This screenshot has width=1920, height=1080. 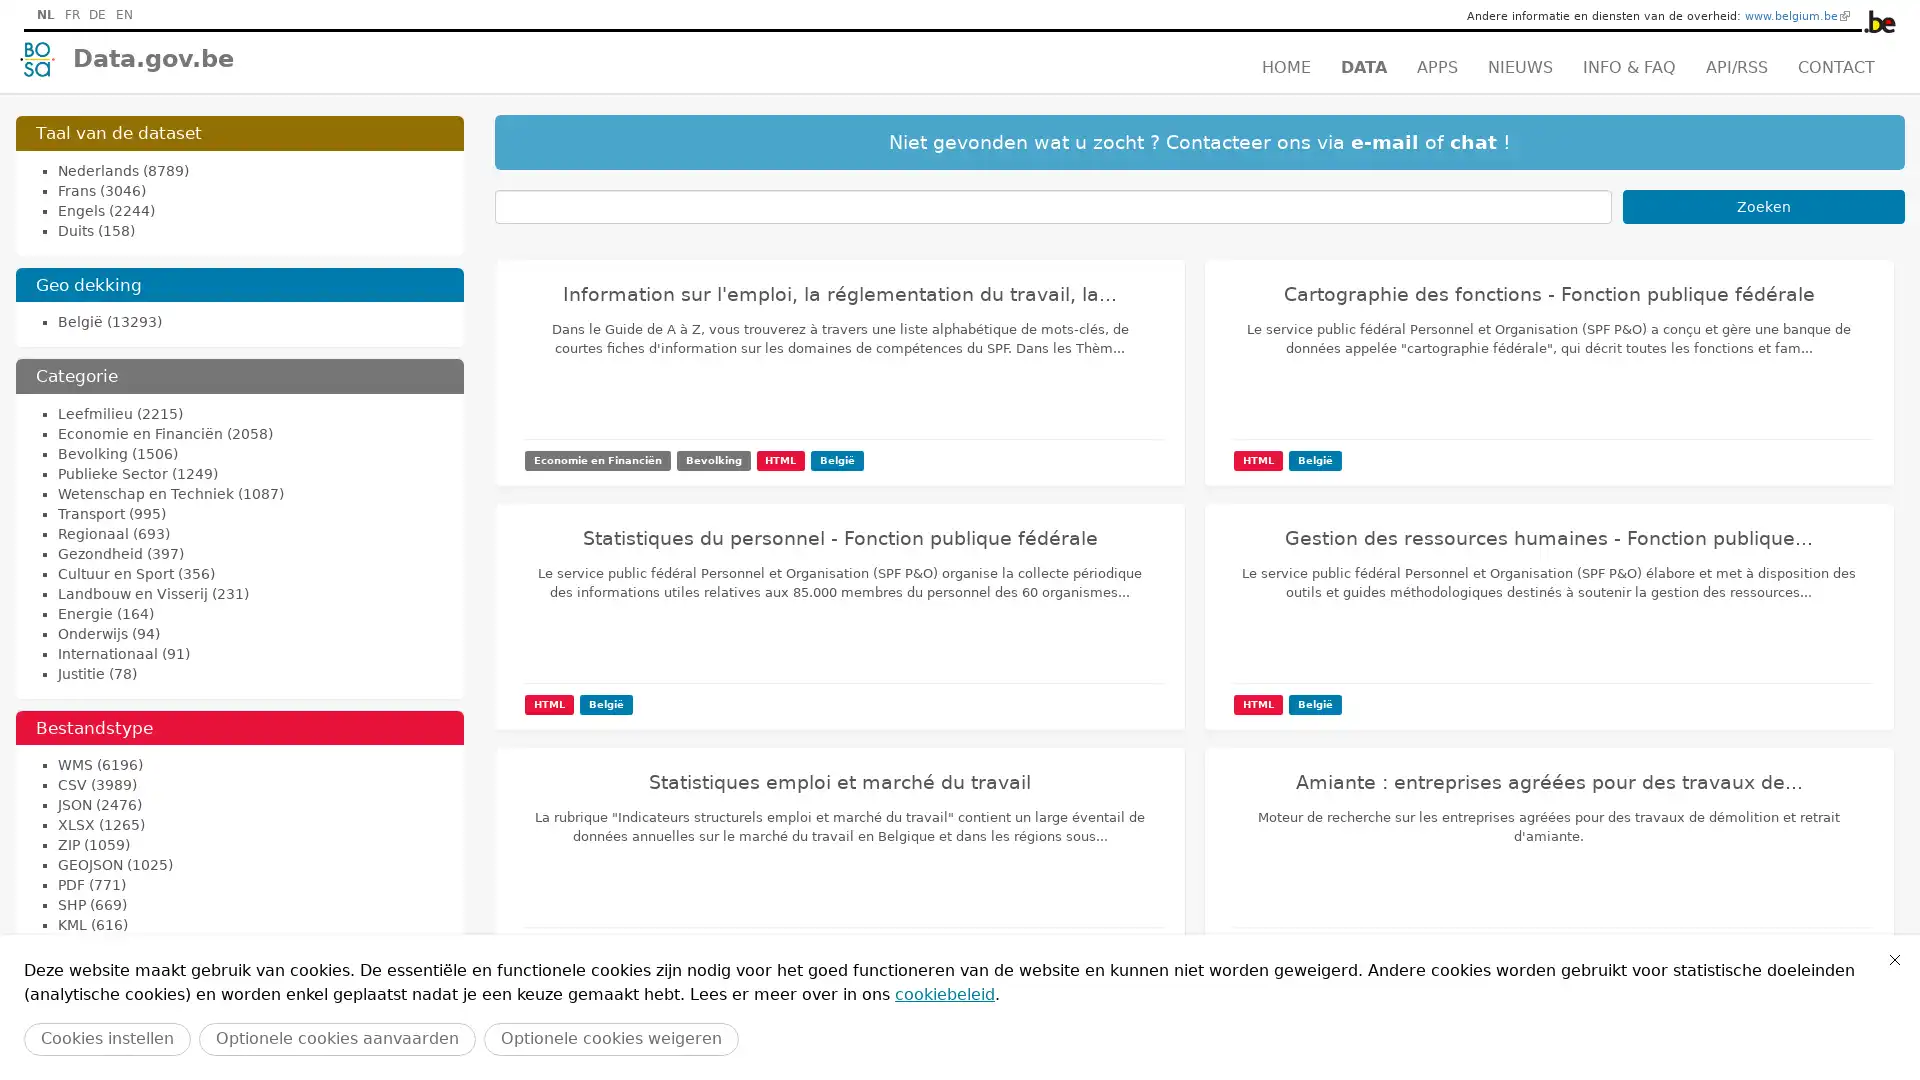 I want to click on Sluiten, so click(x=1894, y=959).